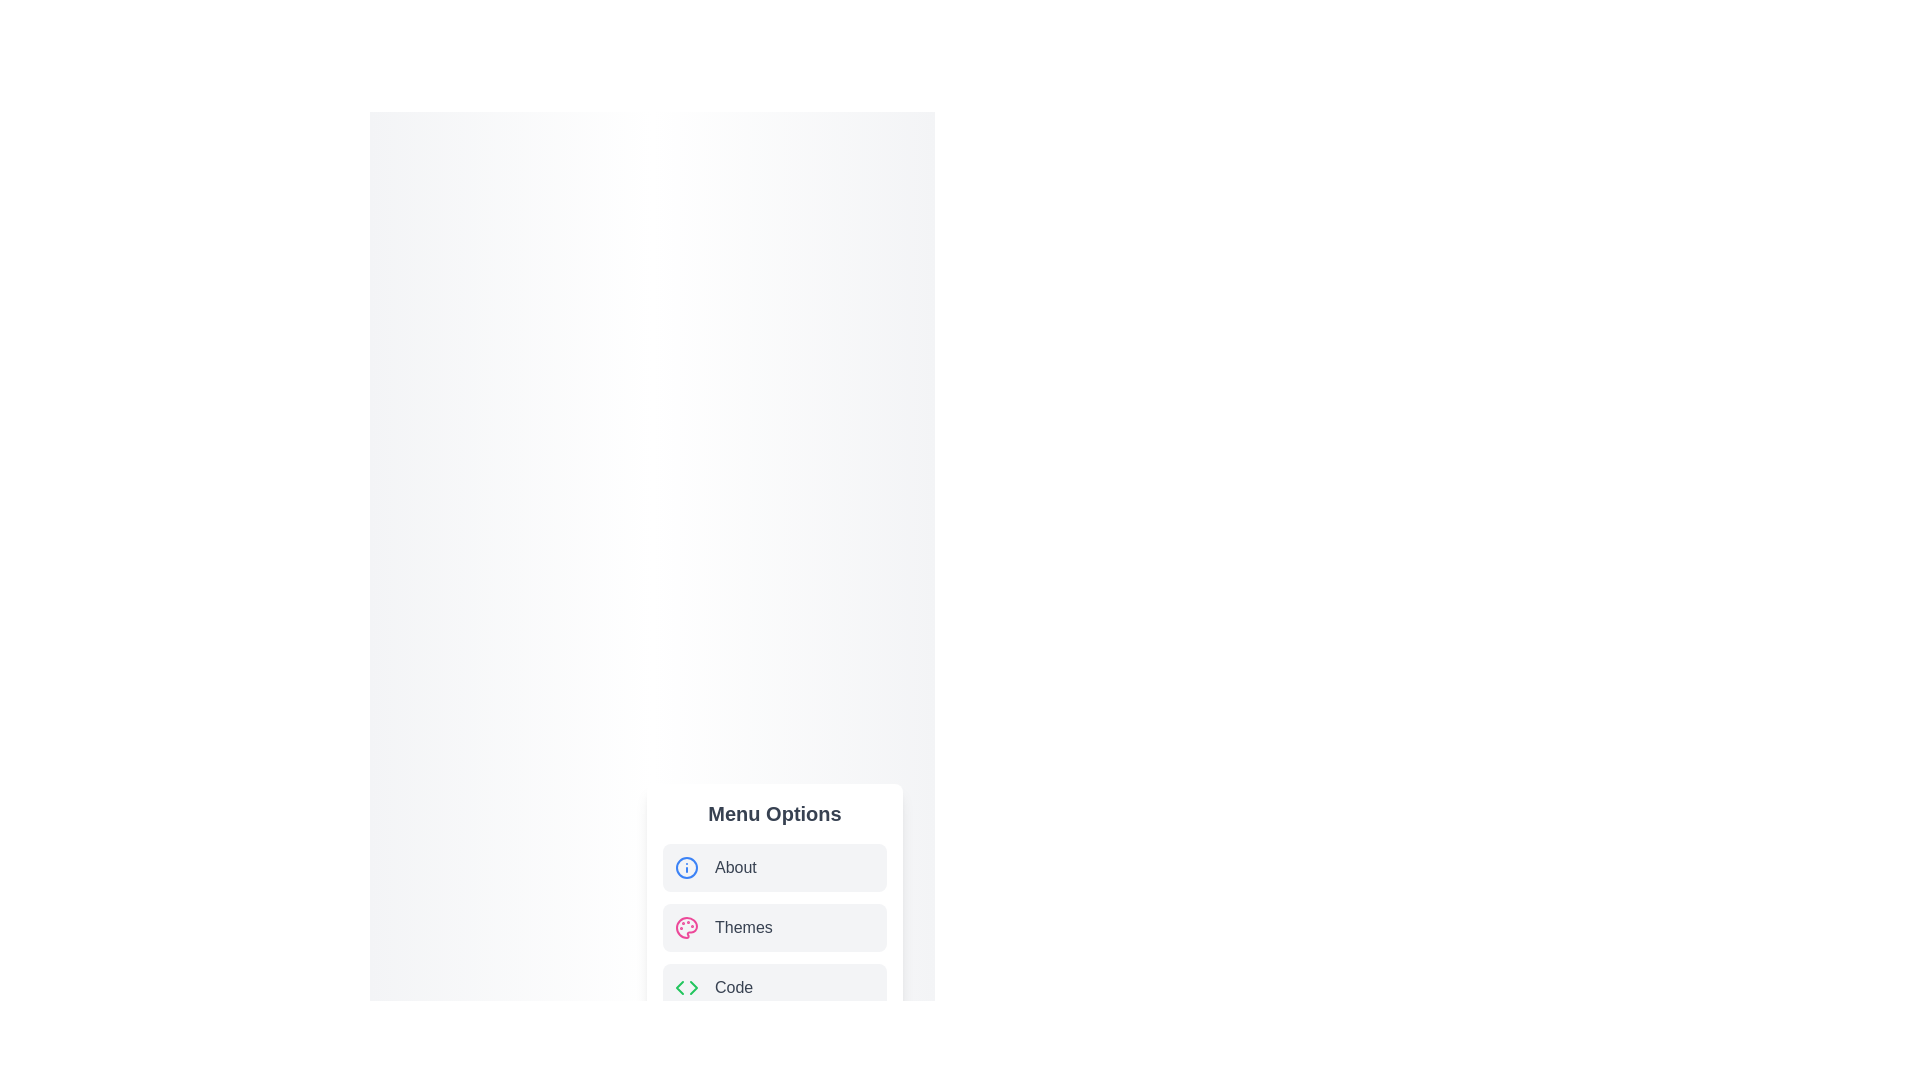  What do you see at coordinates (733, 986) in the screenshot?
I see `text label that describes the coding menu item, which is located at the bottom of a vertical menu with a grey background, aligned to the right of a code symbol icon` at bounding box center [733, 986].